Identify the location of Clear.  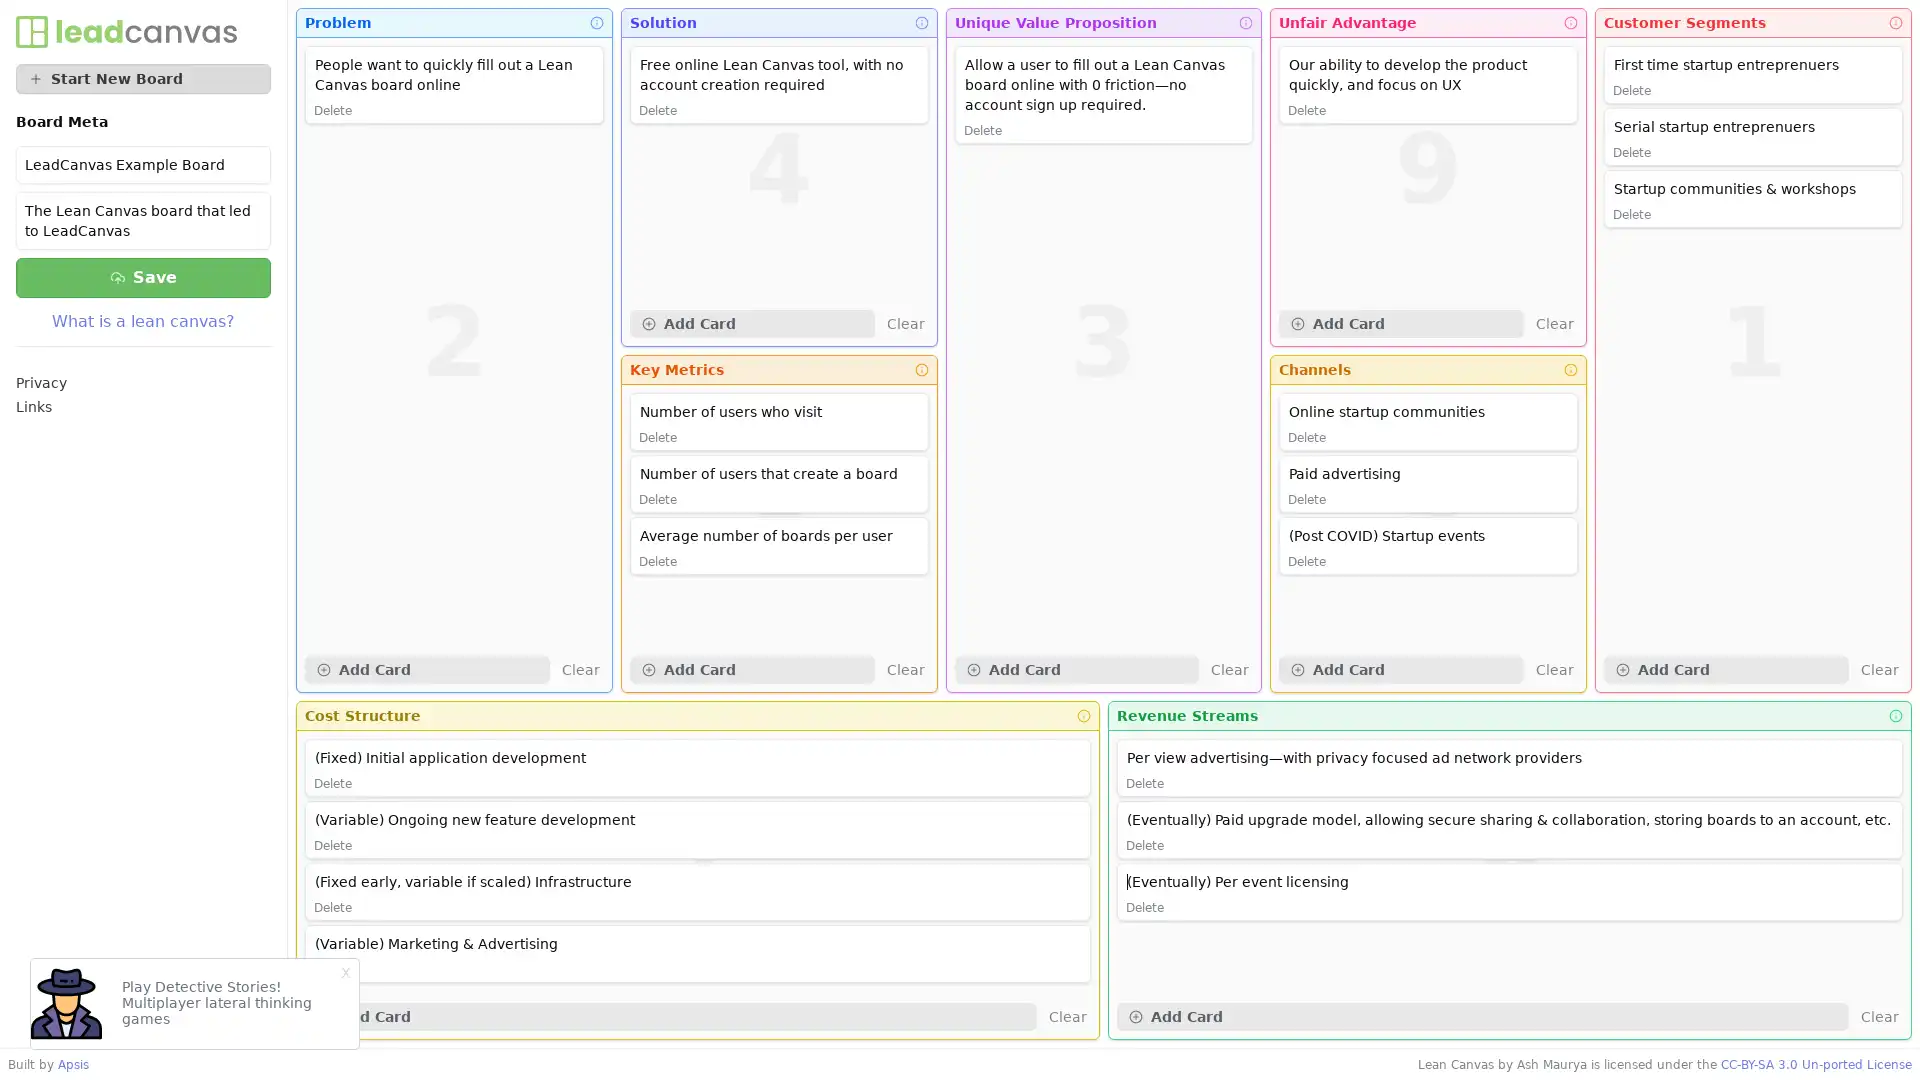
(579, 670).